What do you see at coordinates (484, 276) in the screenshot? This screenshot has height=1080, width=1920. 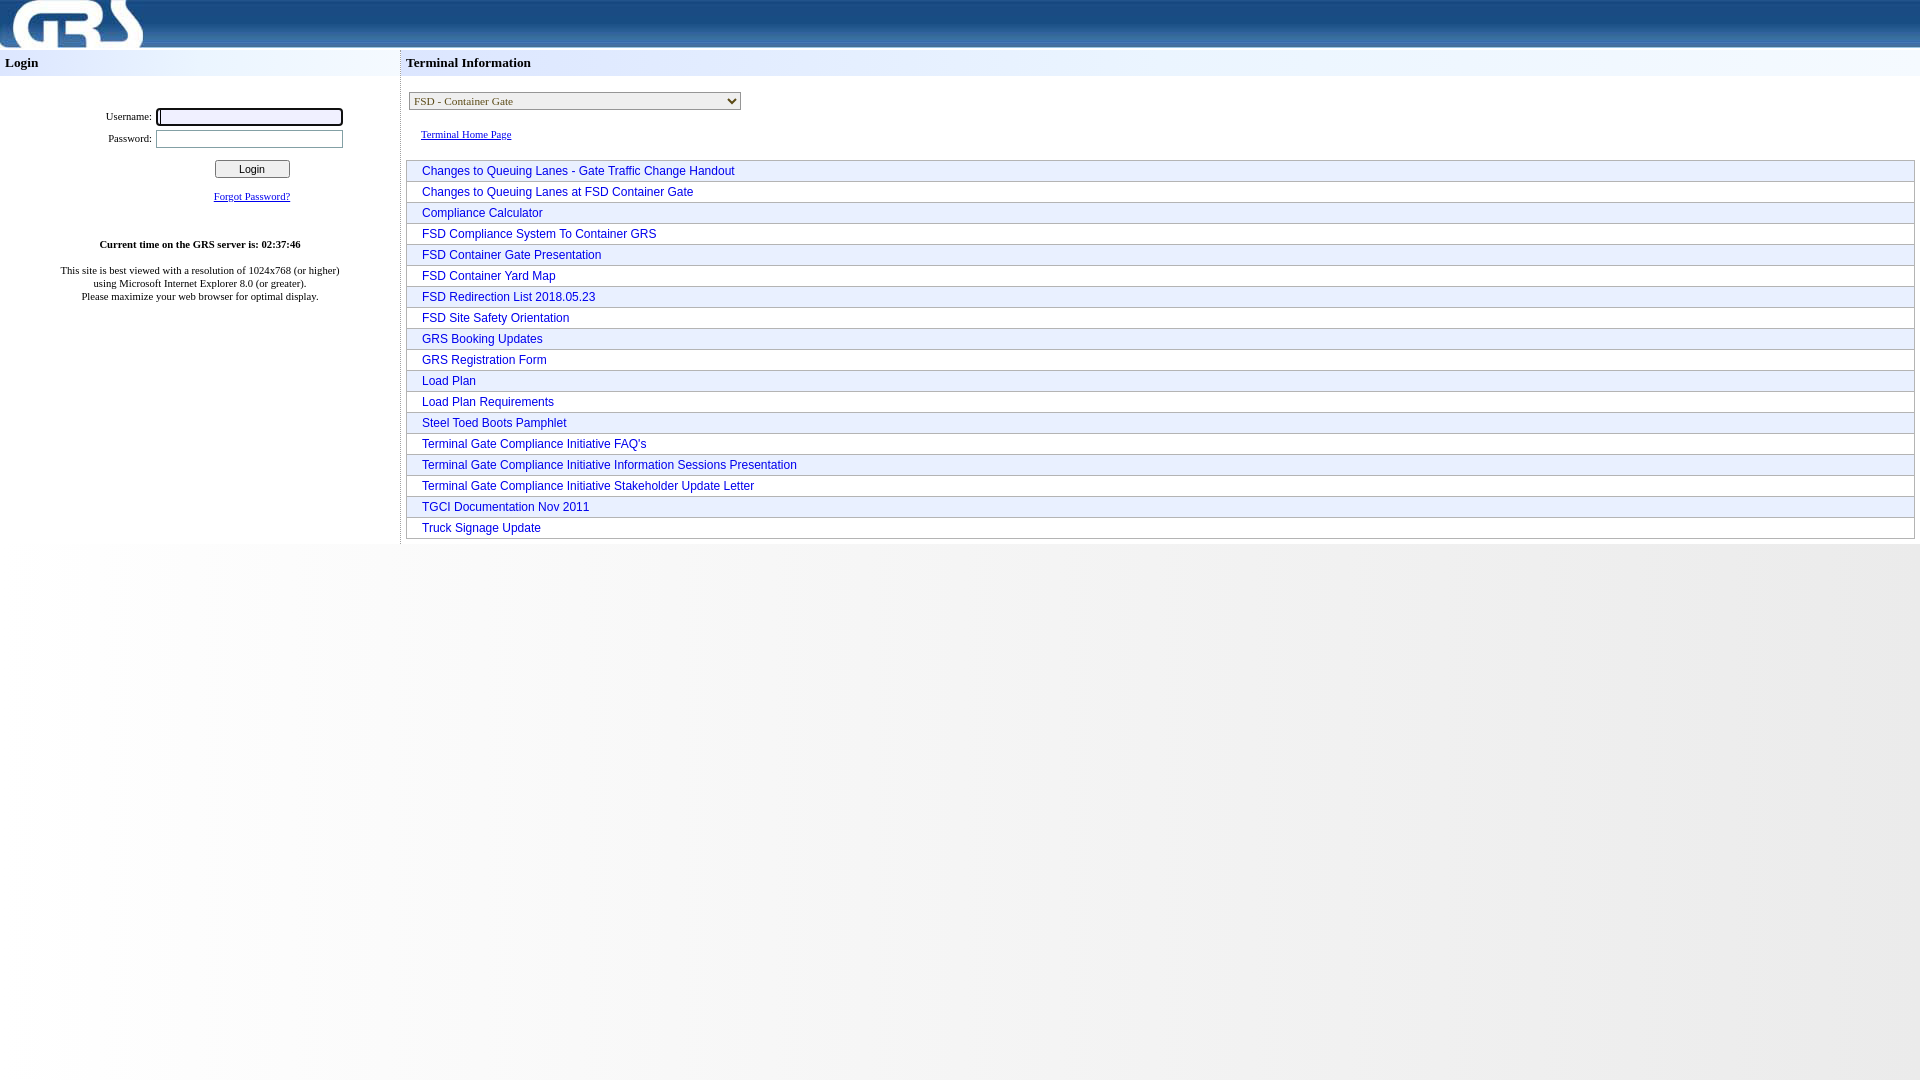 I see `'FSD Container Yard Map'` at bounding box center [484, 276].